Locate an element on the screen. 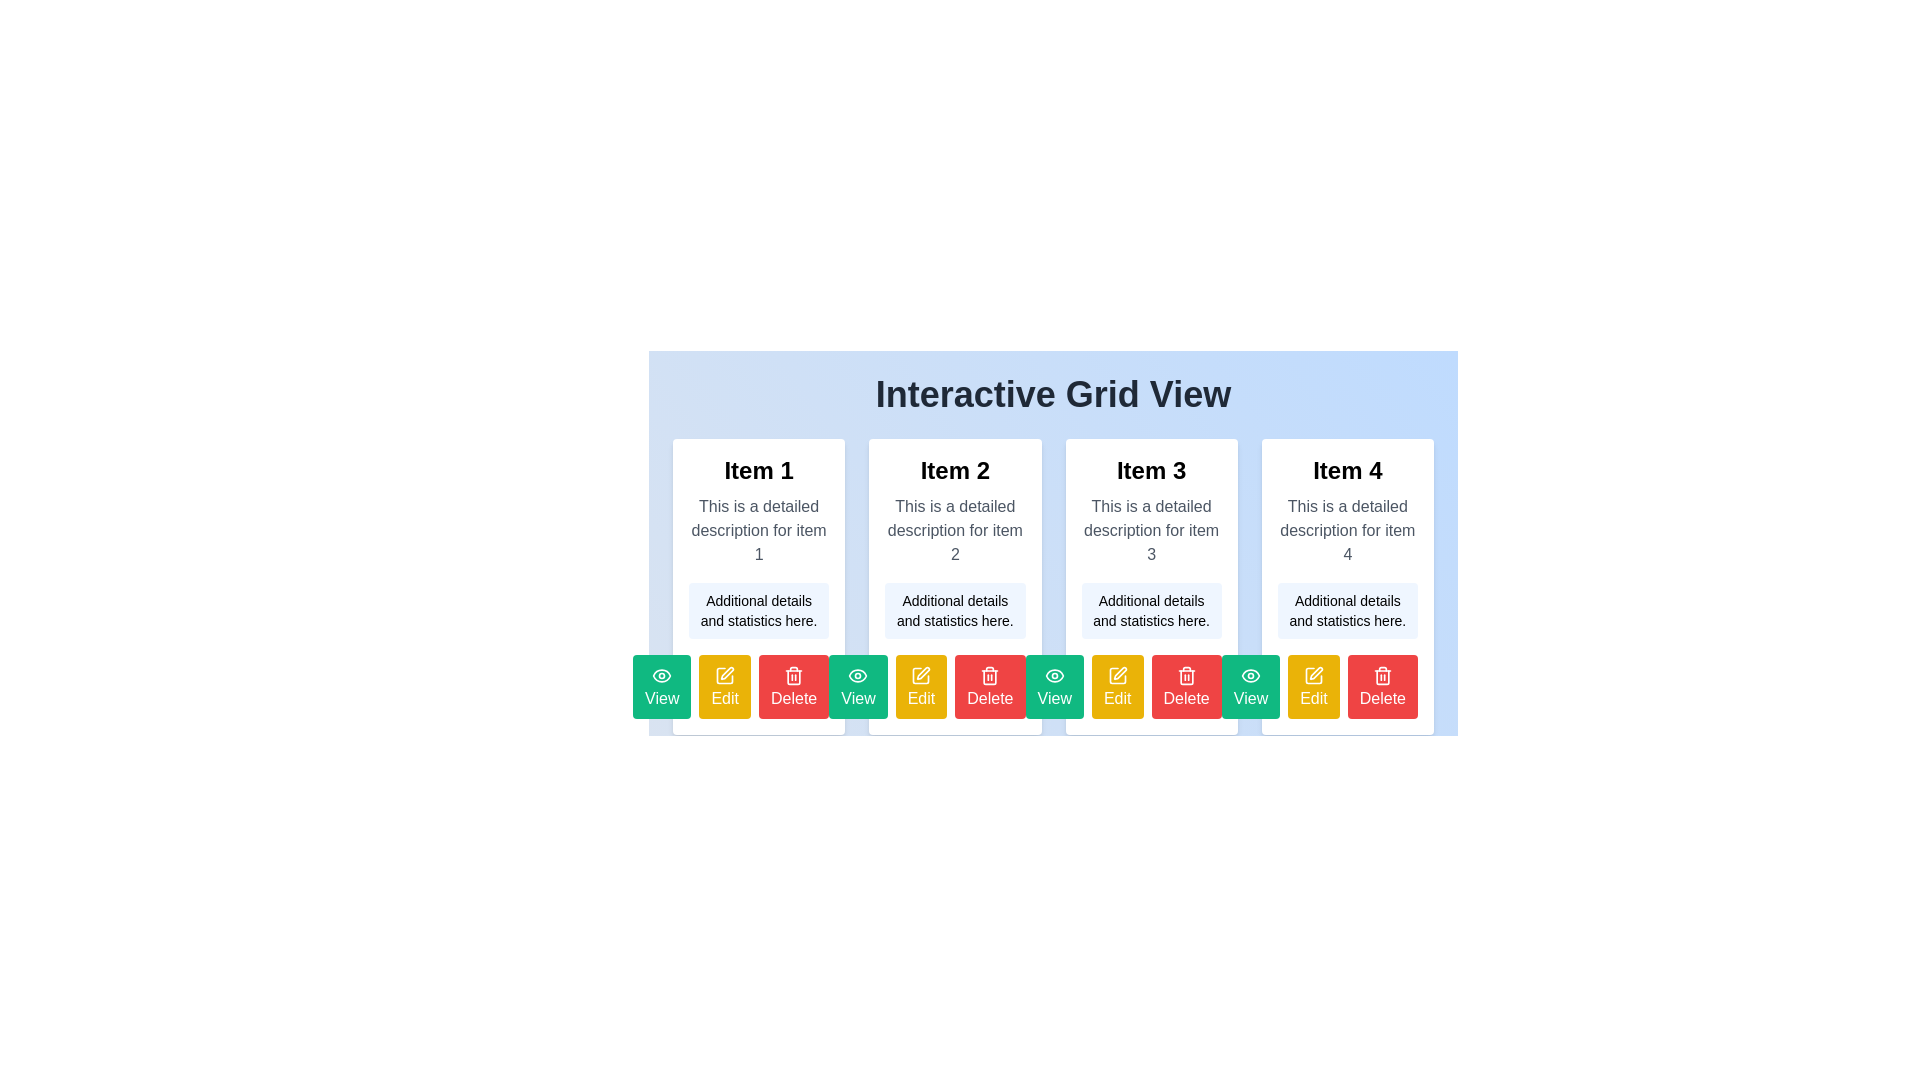 This screenshot has height=1080, width=1920. the heading text label 'Item 2' is located at coordinates (954, 470).